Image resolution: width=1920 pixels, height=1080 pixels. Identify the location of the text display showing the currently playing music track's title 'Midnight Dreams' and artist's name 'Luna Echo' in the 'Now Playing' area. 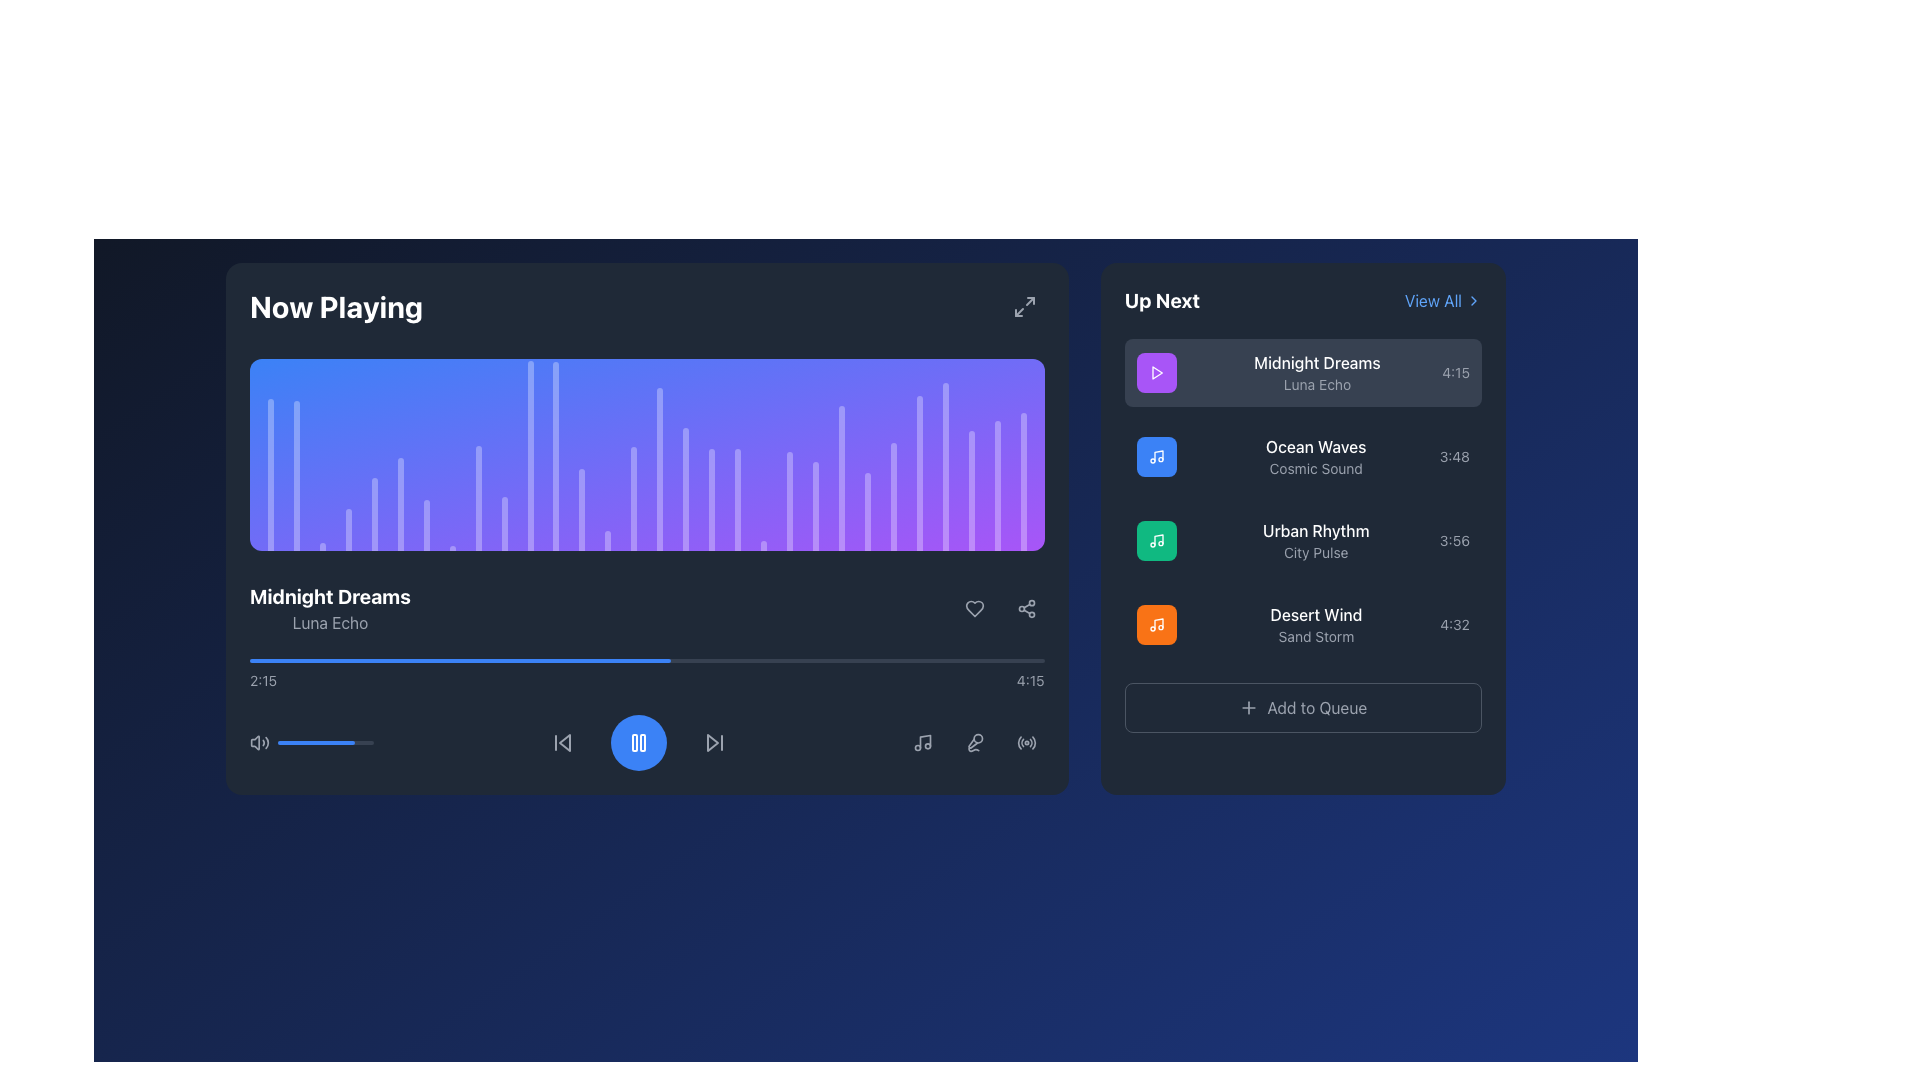
(330, 608).